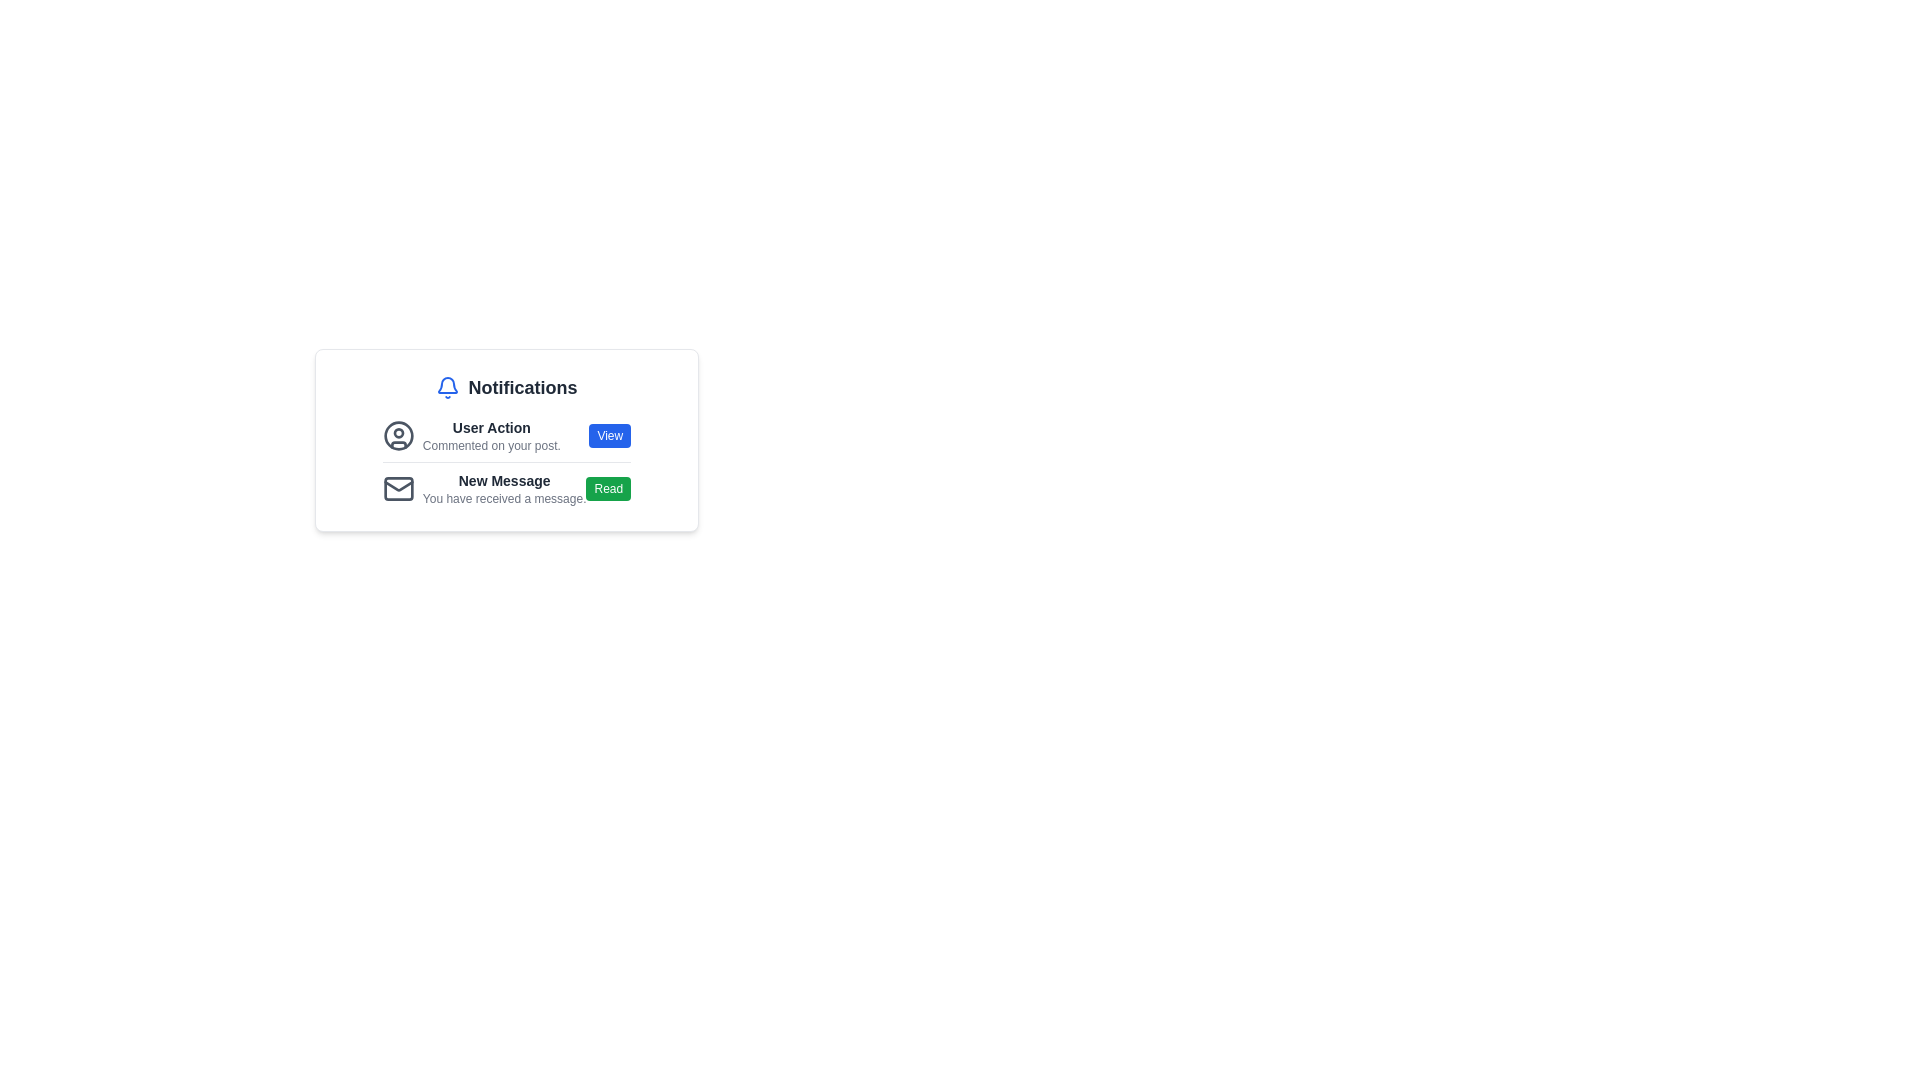 The width and height of the screenshot is (1920, 1080). Describe the element at coordinates (609, 434) in the screenshot. I see `the 'View' button, which is a rectangular button with white text on a blue background, located in the upper right corner of the notification entry` at that location.